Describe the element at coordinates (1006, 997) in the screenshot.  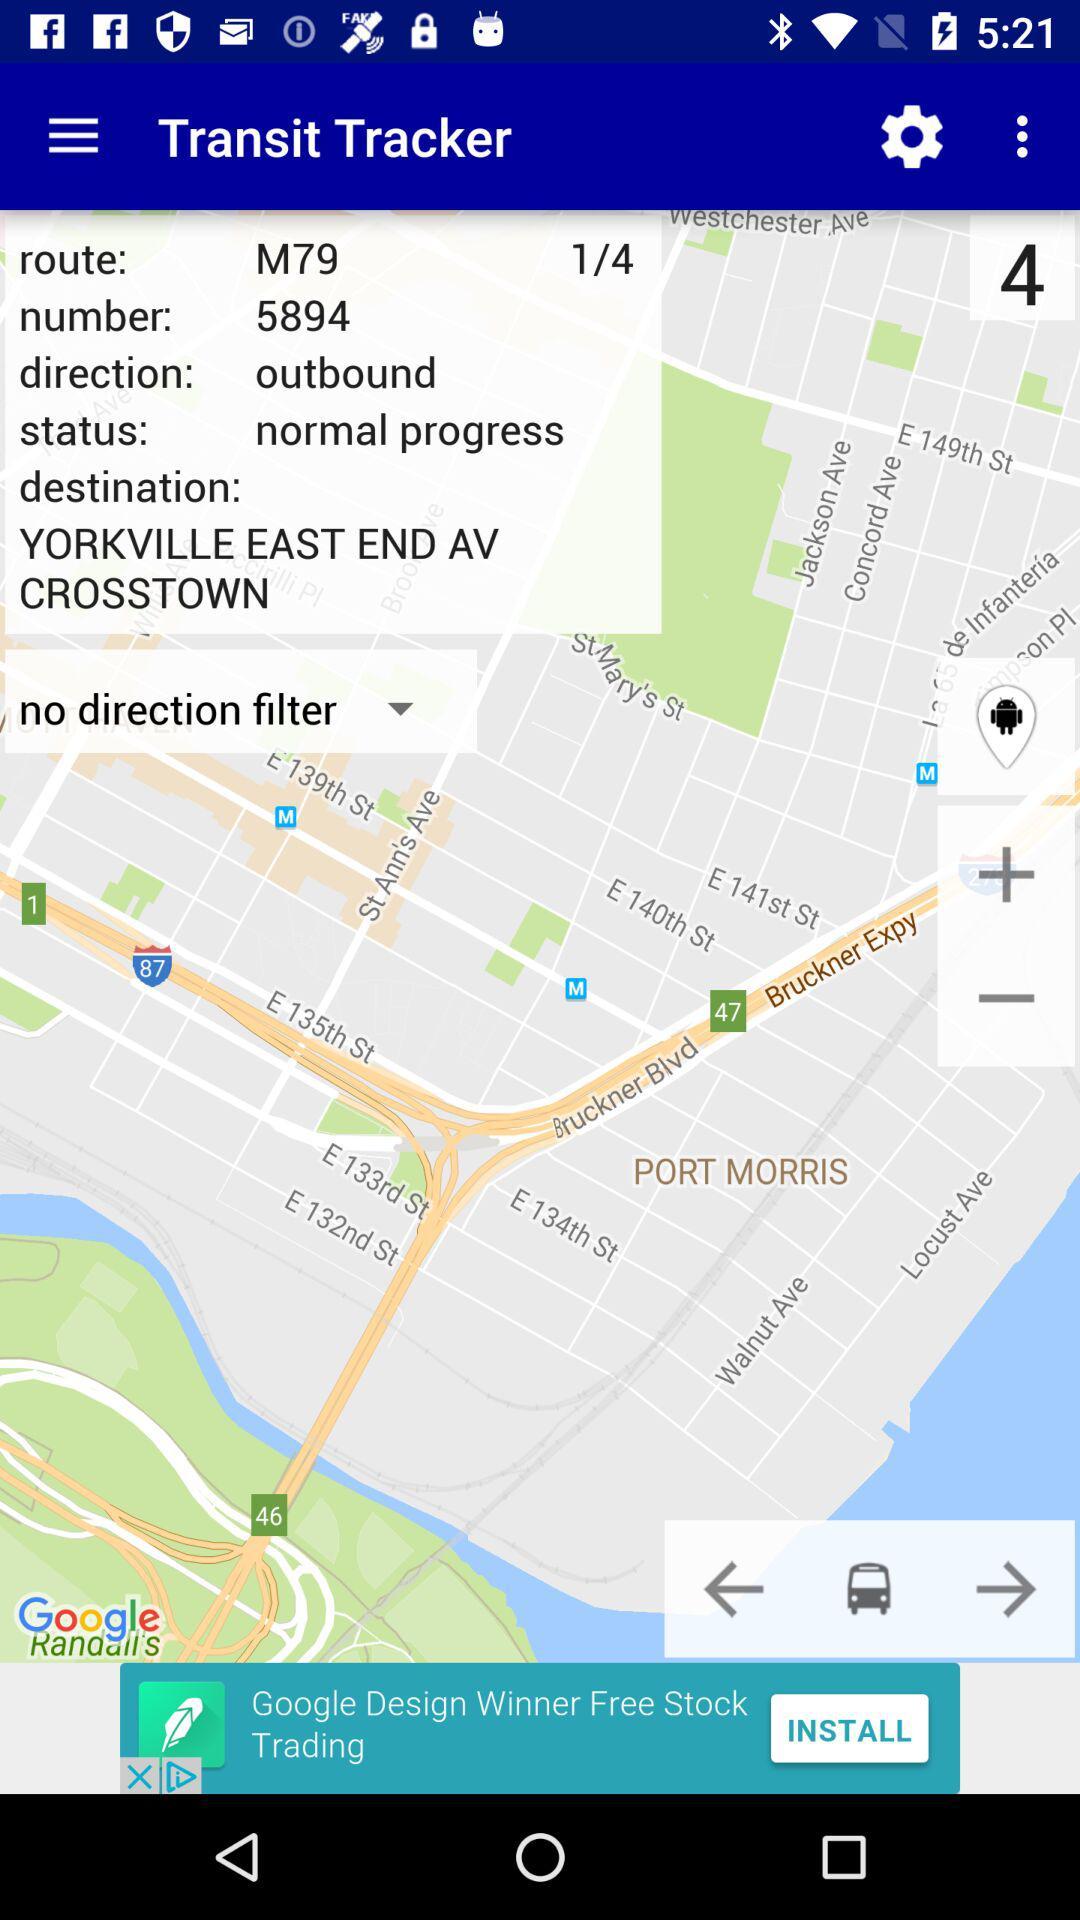
I see `the minus icon` at that location.